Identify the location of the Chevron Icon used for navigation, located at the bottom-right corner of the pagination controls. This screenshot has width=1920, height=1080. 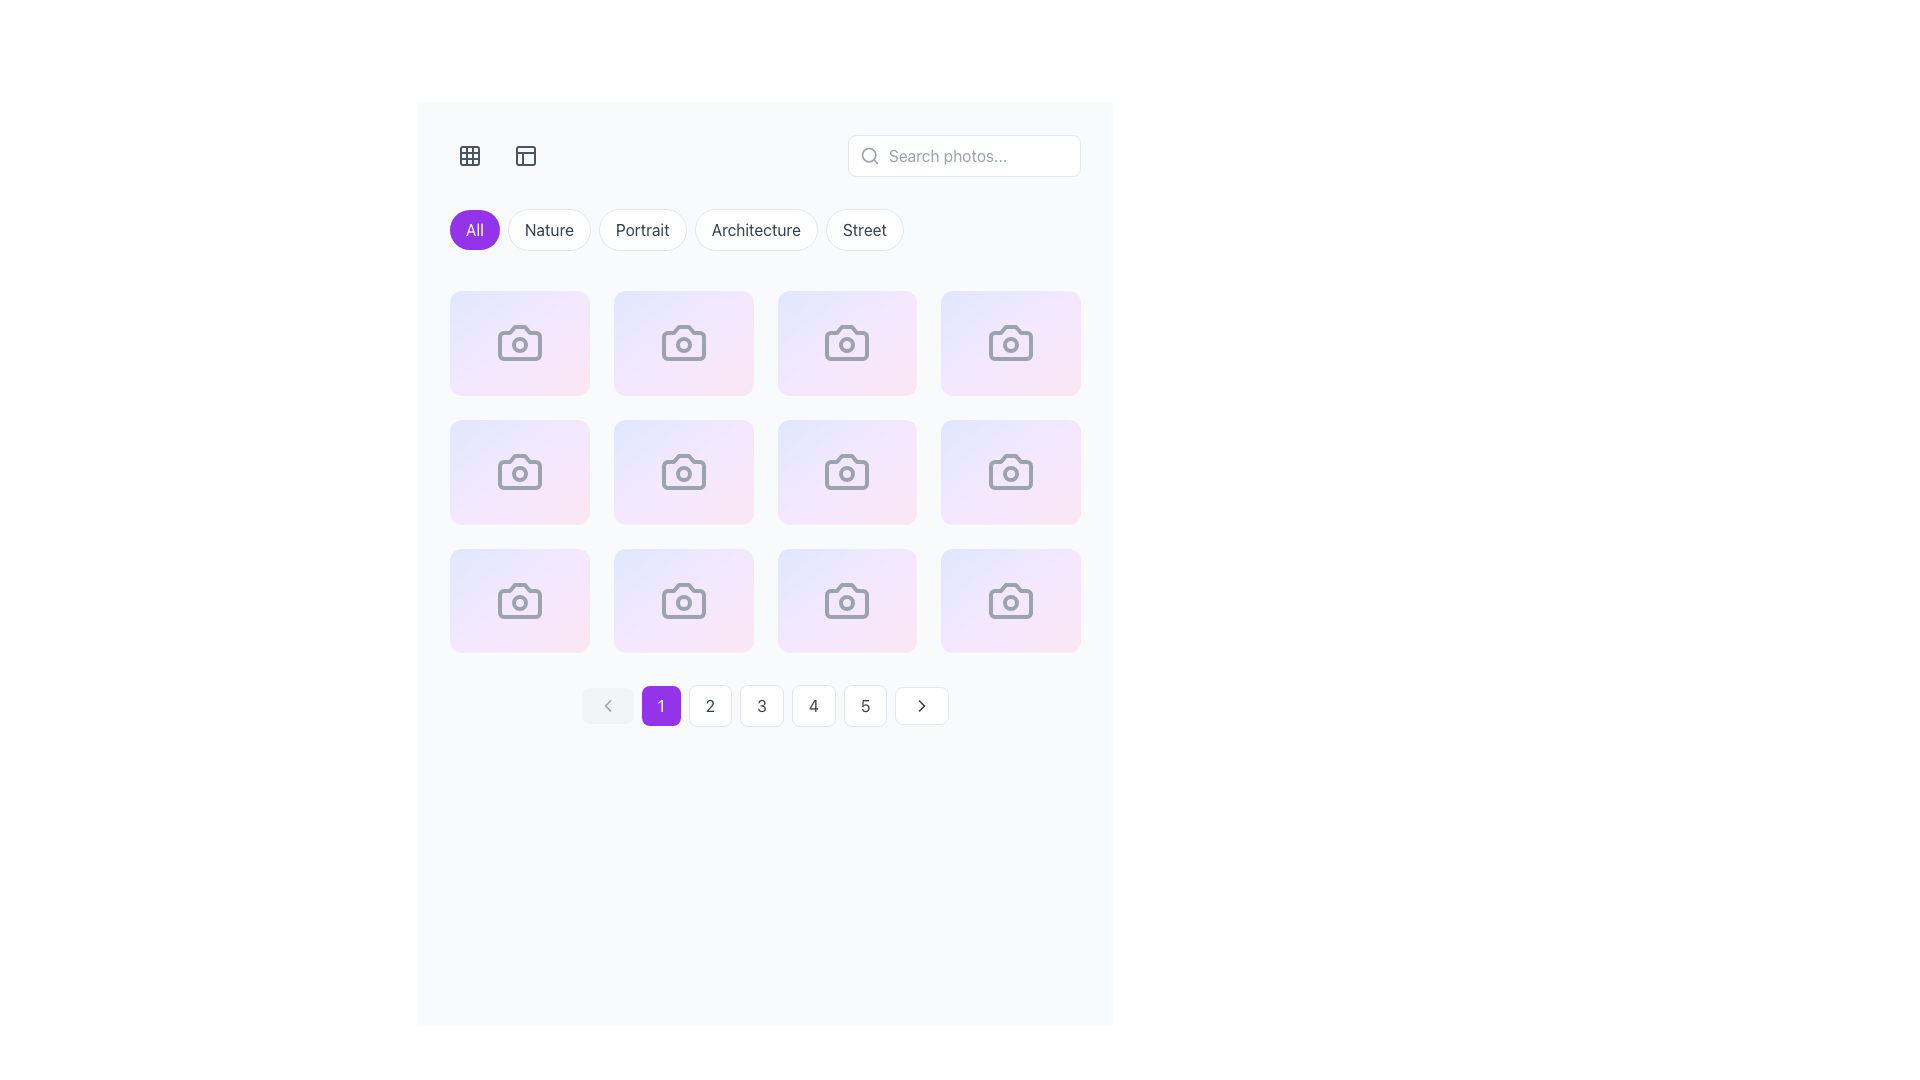
(921, 705).